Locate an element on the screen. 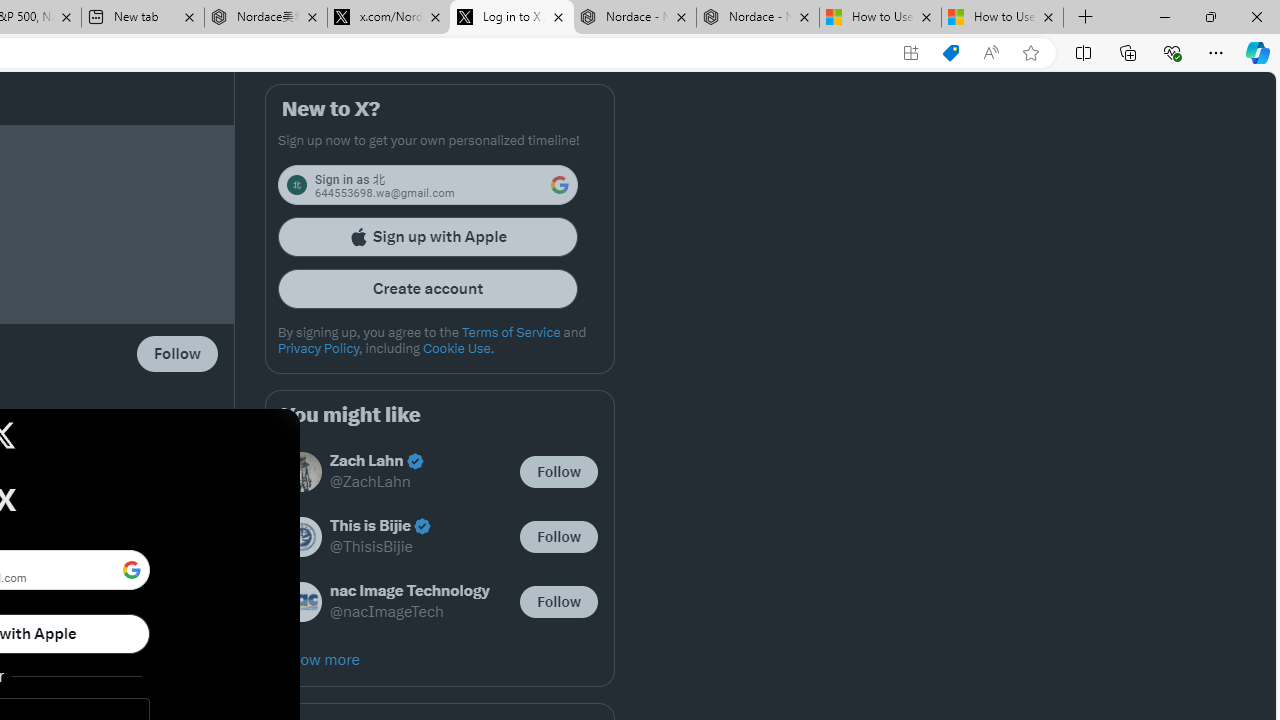 Image resolution: width=1280 pixels, height=720 pixels. 'Add this page to favorites (Ctrl+D)' is located at coordinates (1031, 52).